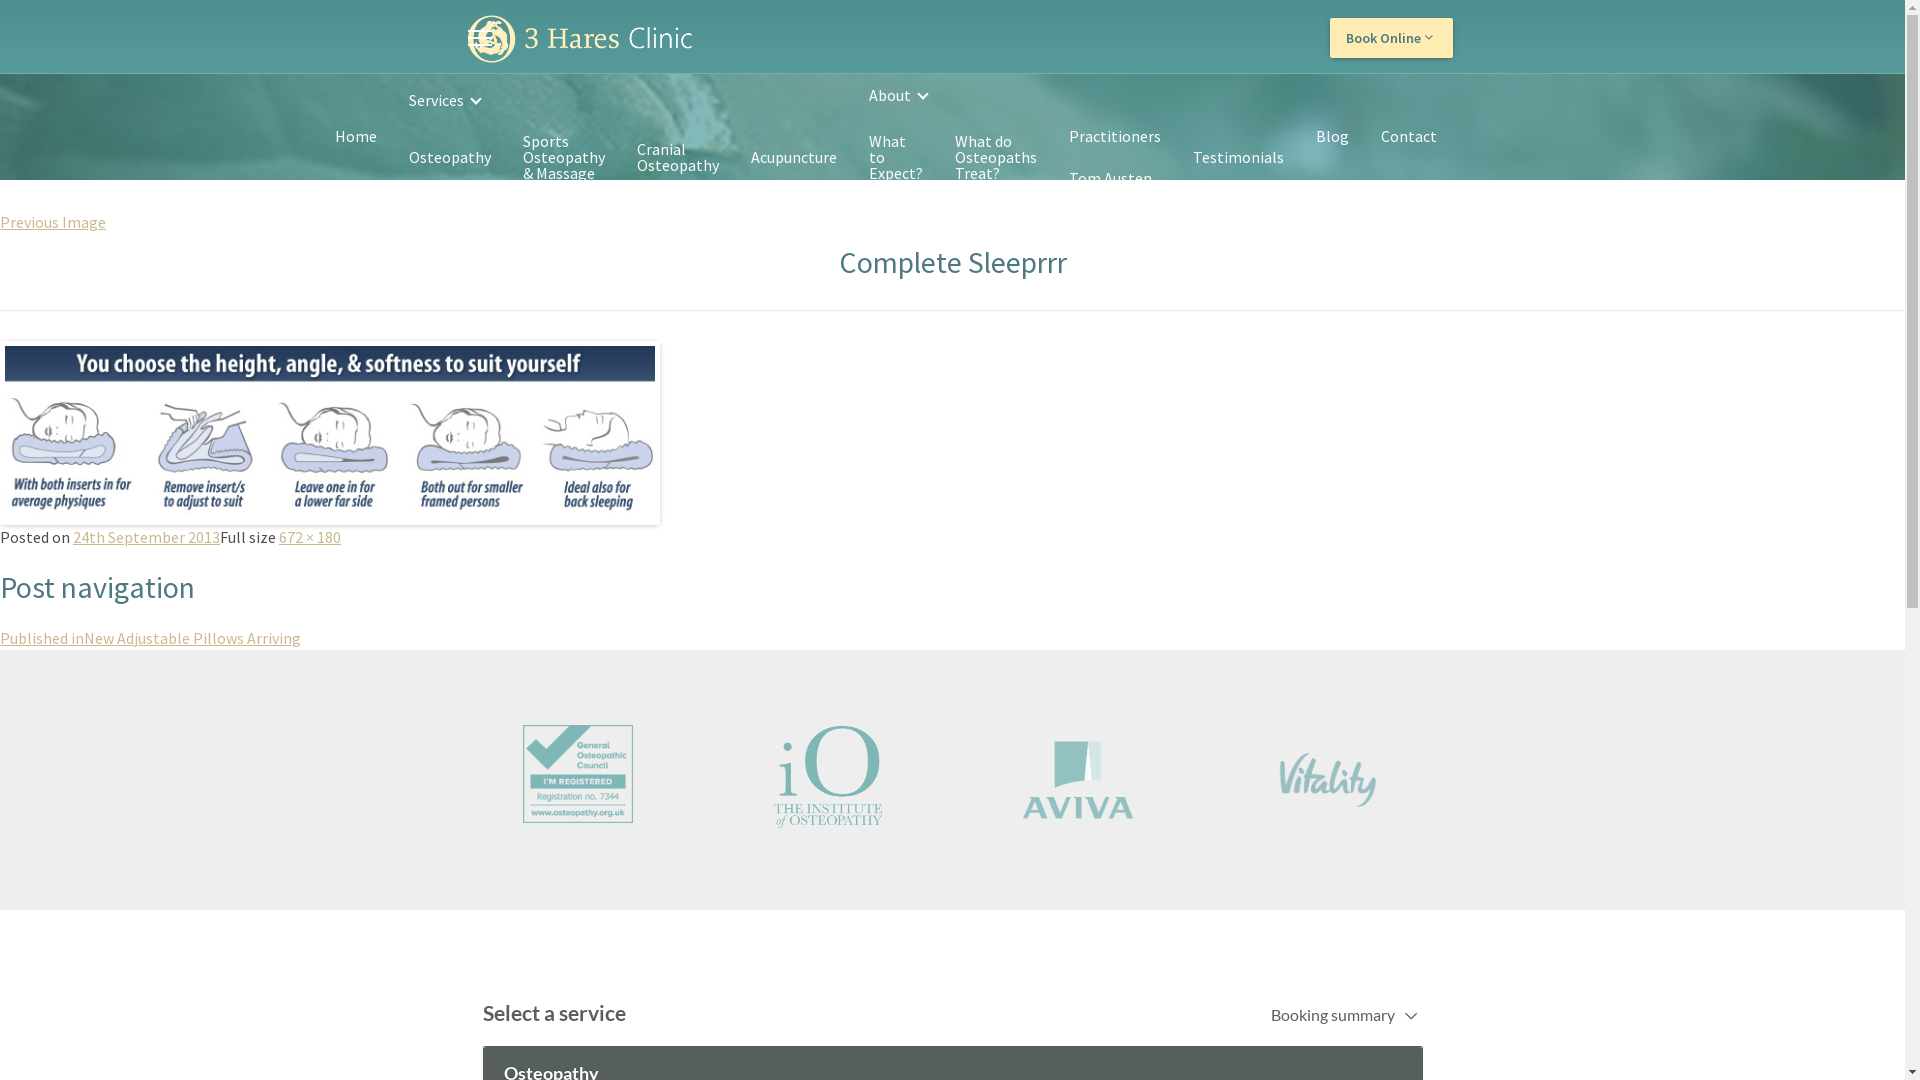 Image resolution: width=1920 pixels, height=1080 pixels. What do you see at coordinates (1300, 136) in the screenshot?
I see `'Blog'` at bounding box center [1300, 136].